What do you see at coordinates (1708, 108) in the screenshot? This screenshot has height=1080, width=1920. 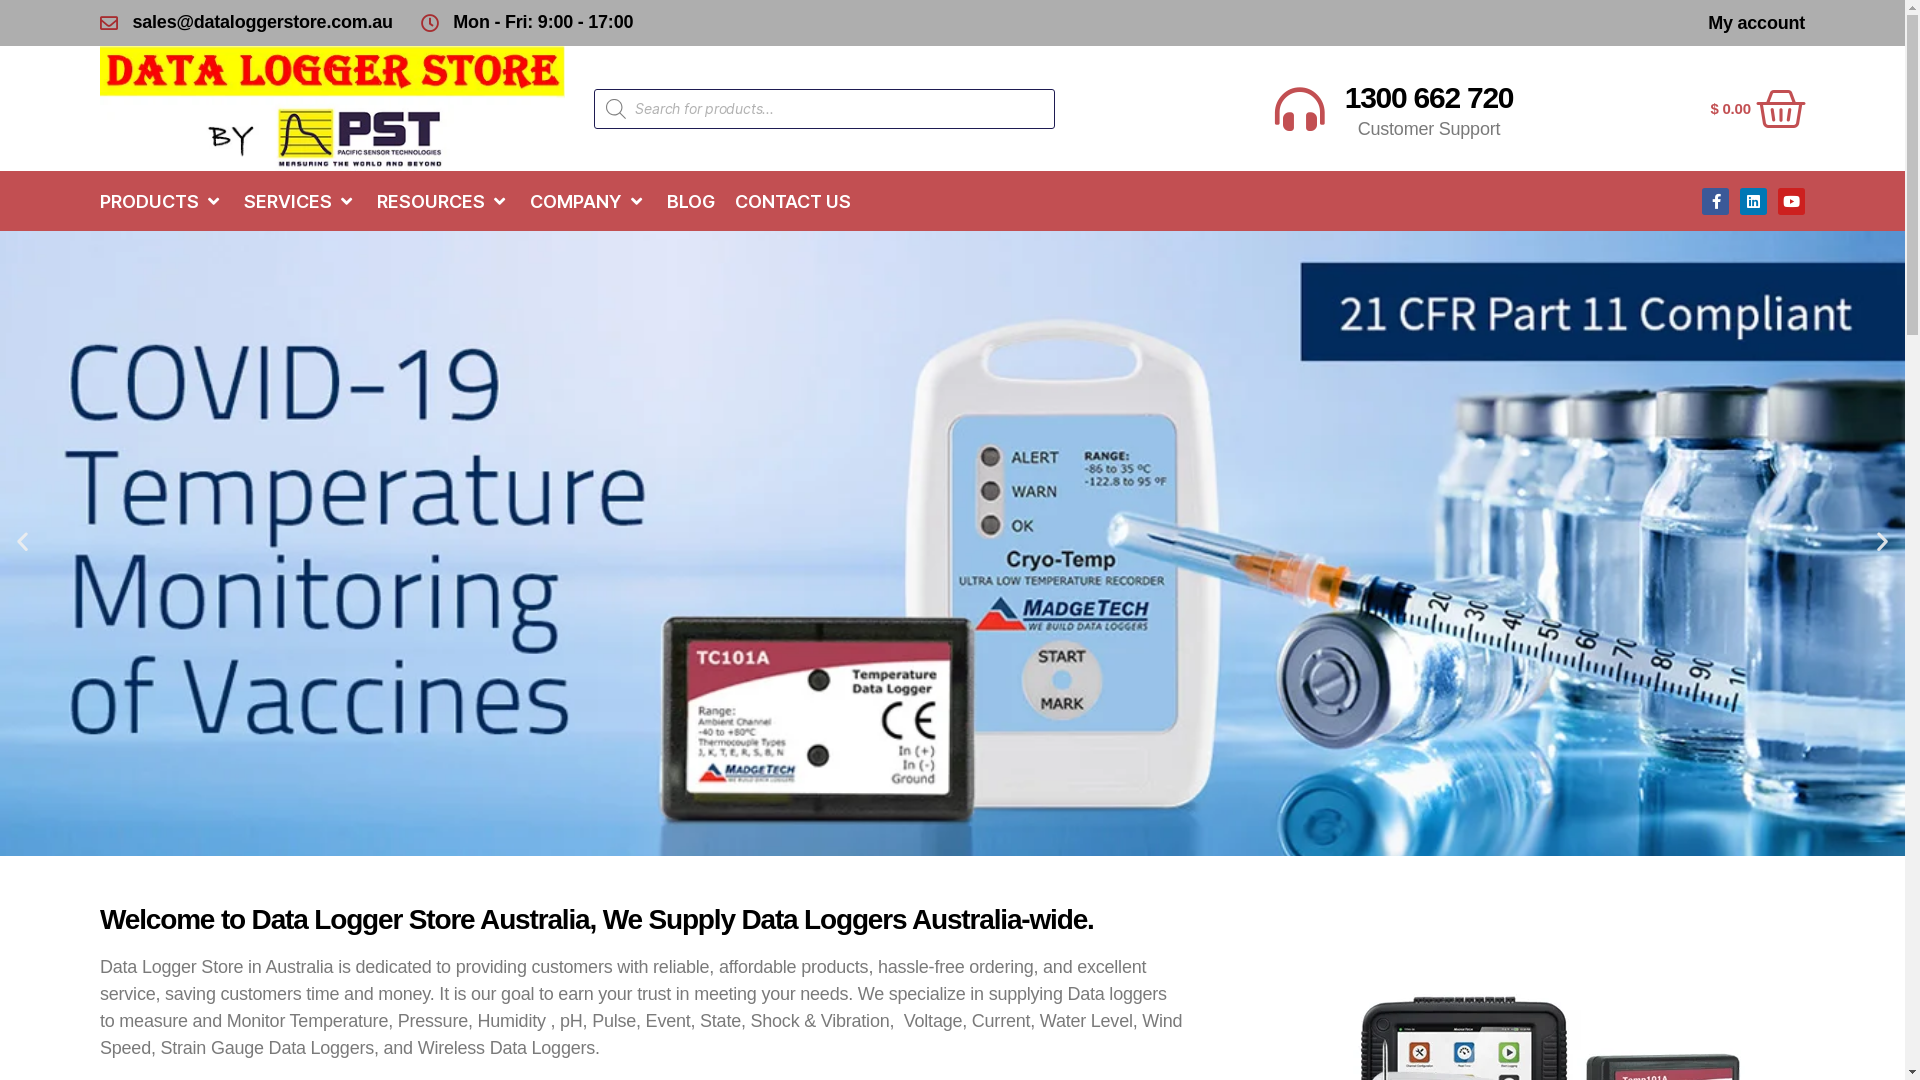 I see `'$ 0.00'` at bounding box center [1708, 108].